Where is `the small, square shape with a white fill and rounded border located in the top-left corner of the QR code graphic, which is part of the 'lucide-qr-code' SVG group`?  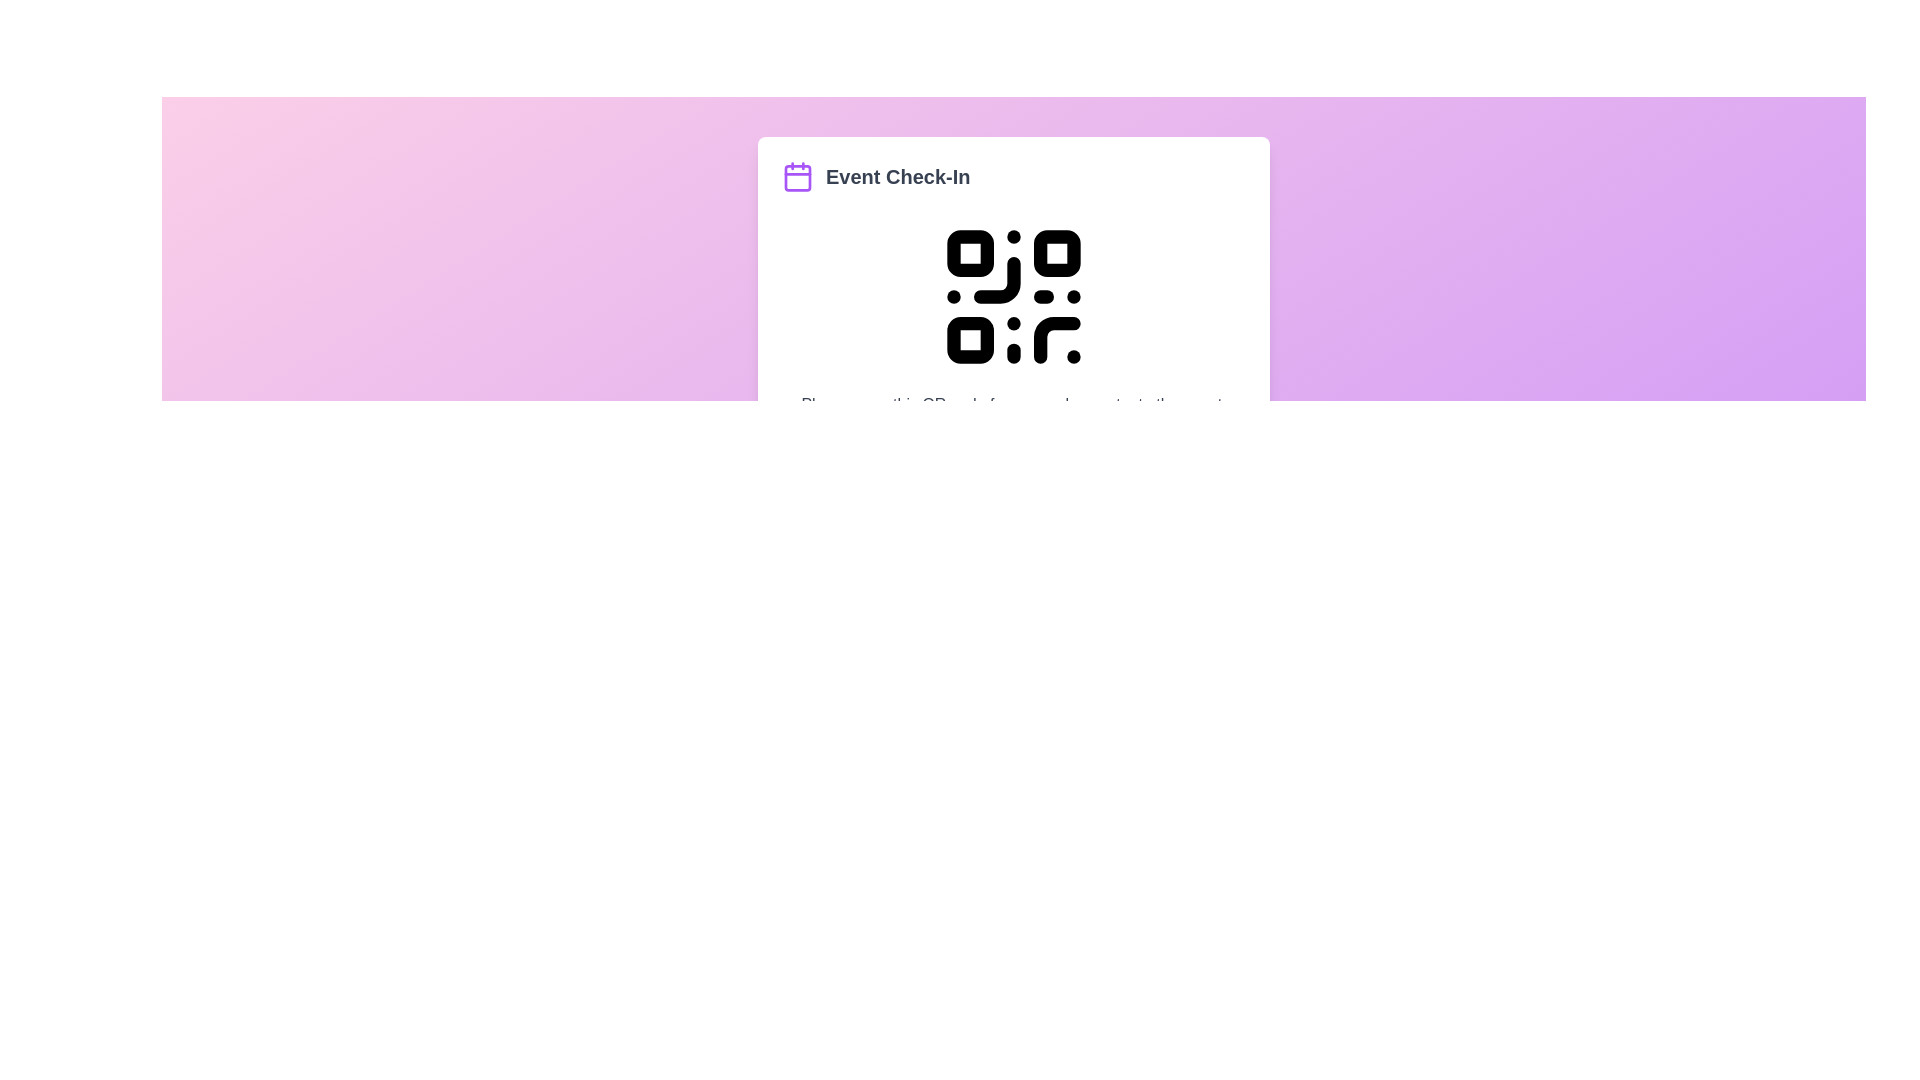 the small, square shape with a white fill and rounded border located in the top-left corner of the QR code graphic, which is part of the 'lucide-qr-code' SVG group is located at coordinates (970, 252).